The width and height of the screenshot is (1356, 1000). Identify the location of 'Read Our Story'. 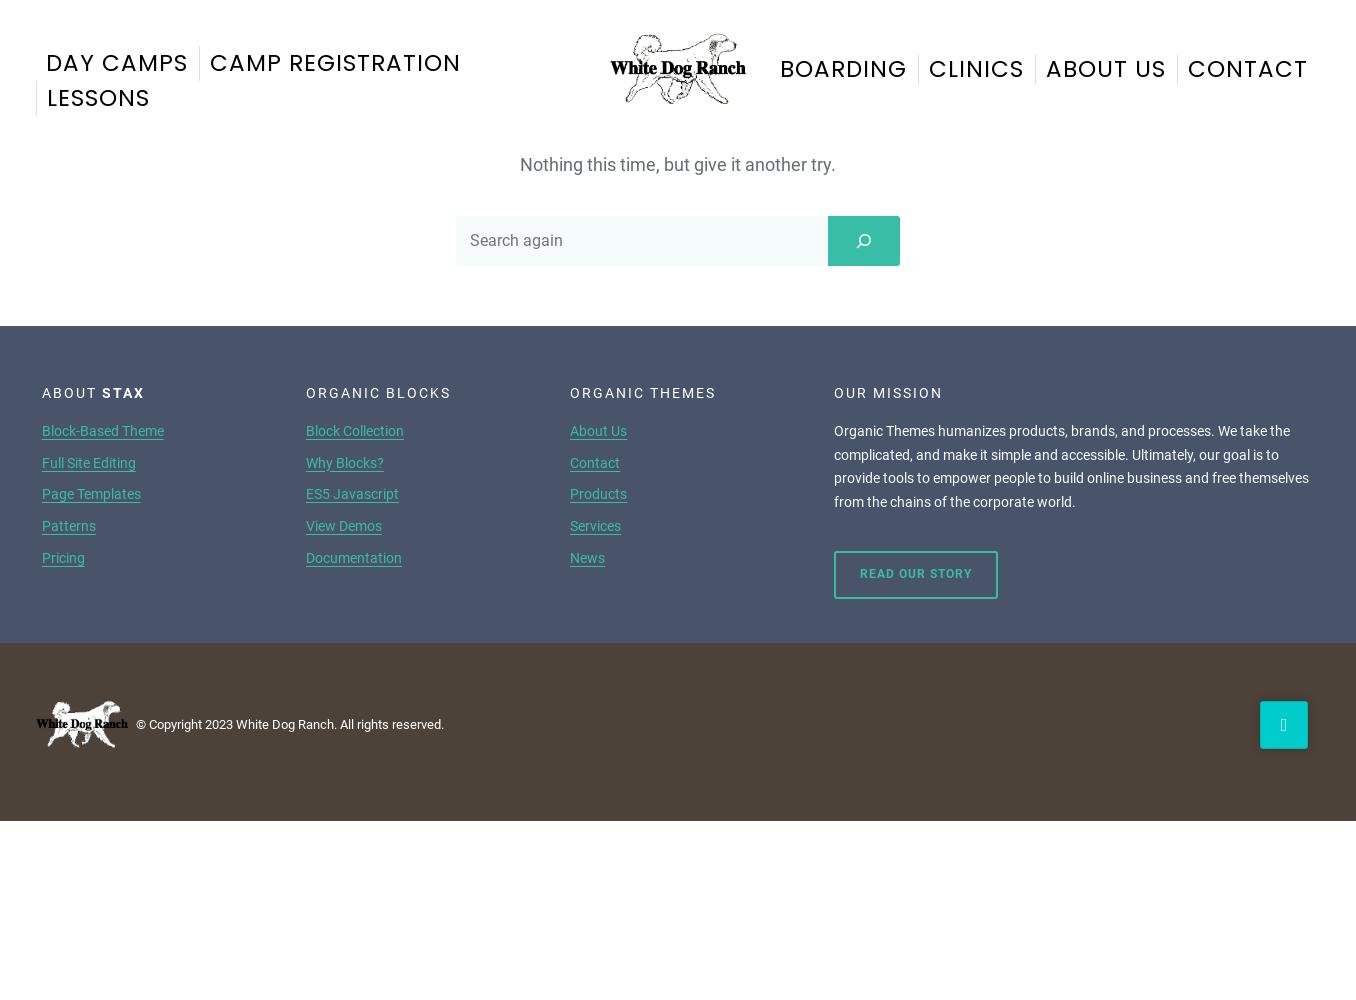
(914, 572).